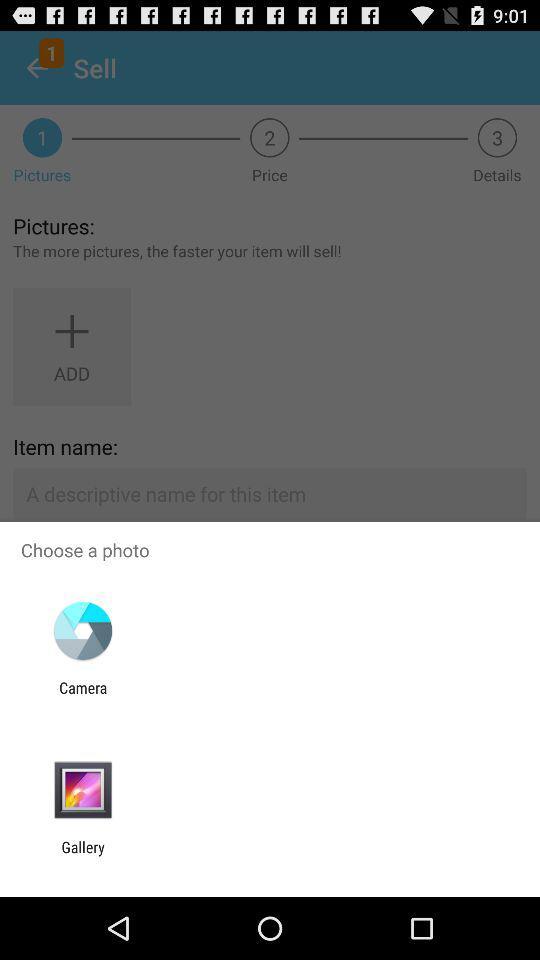 This screenshot has width=540, height=960. What do you see at coordinates (82, 696) in the screenshot?
I see `camera app` at bounding box center [82, 696].